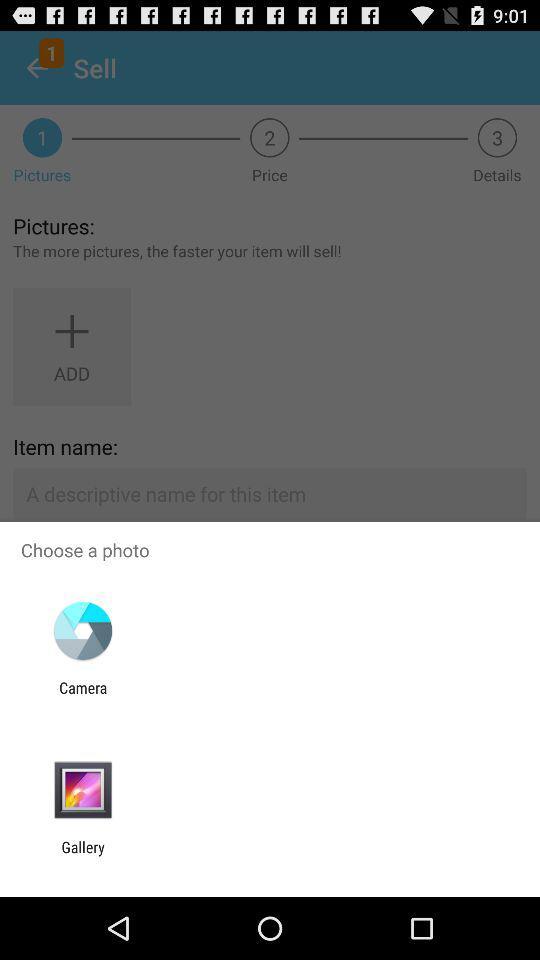 This screenshot has width=540, height=960. What do you see at coordinates (82, 696) in the screenshot?
I see `camera app` at bounding box center [82, 696].